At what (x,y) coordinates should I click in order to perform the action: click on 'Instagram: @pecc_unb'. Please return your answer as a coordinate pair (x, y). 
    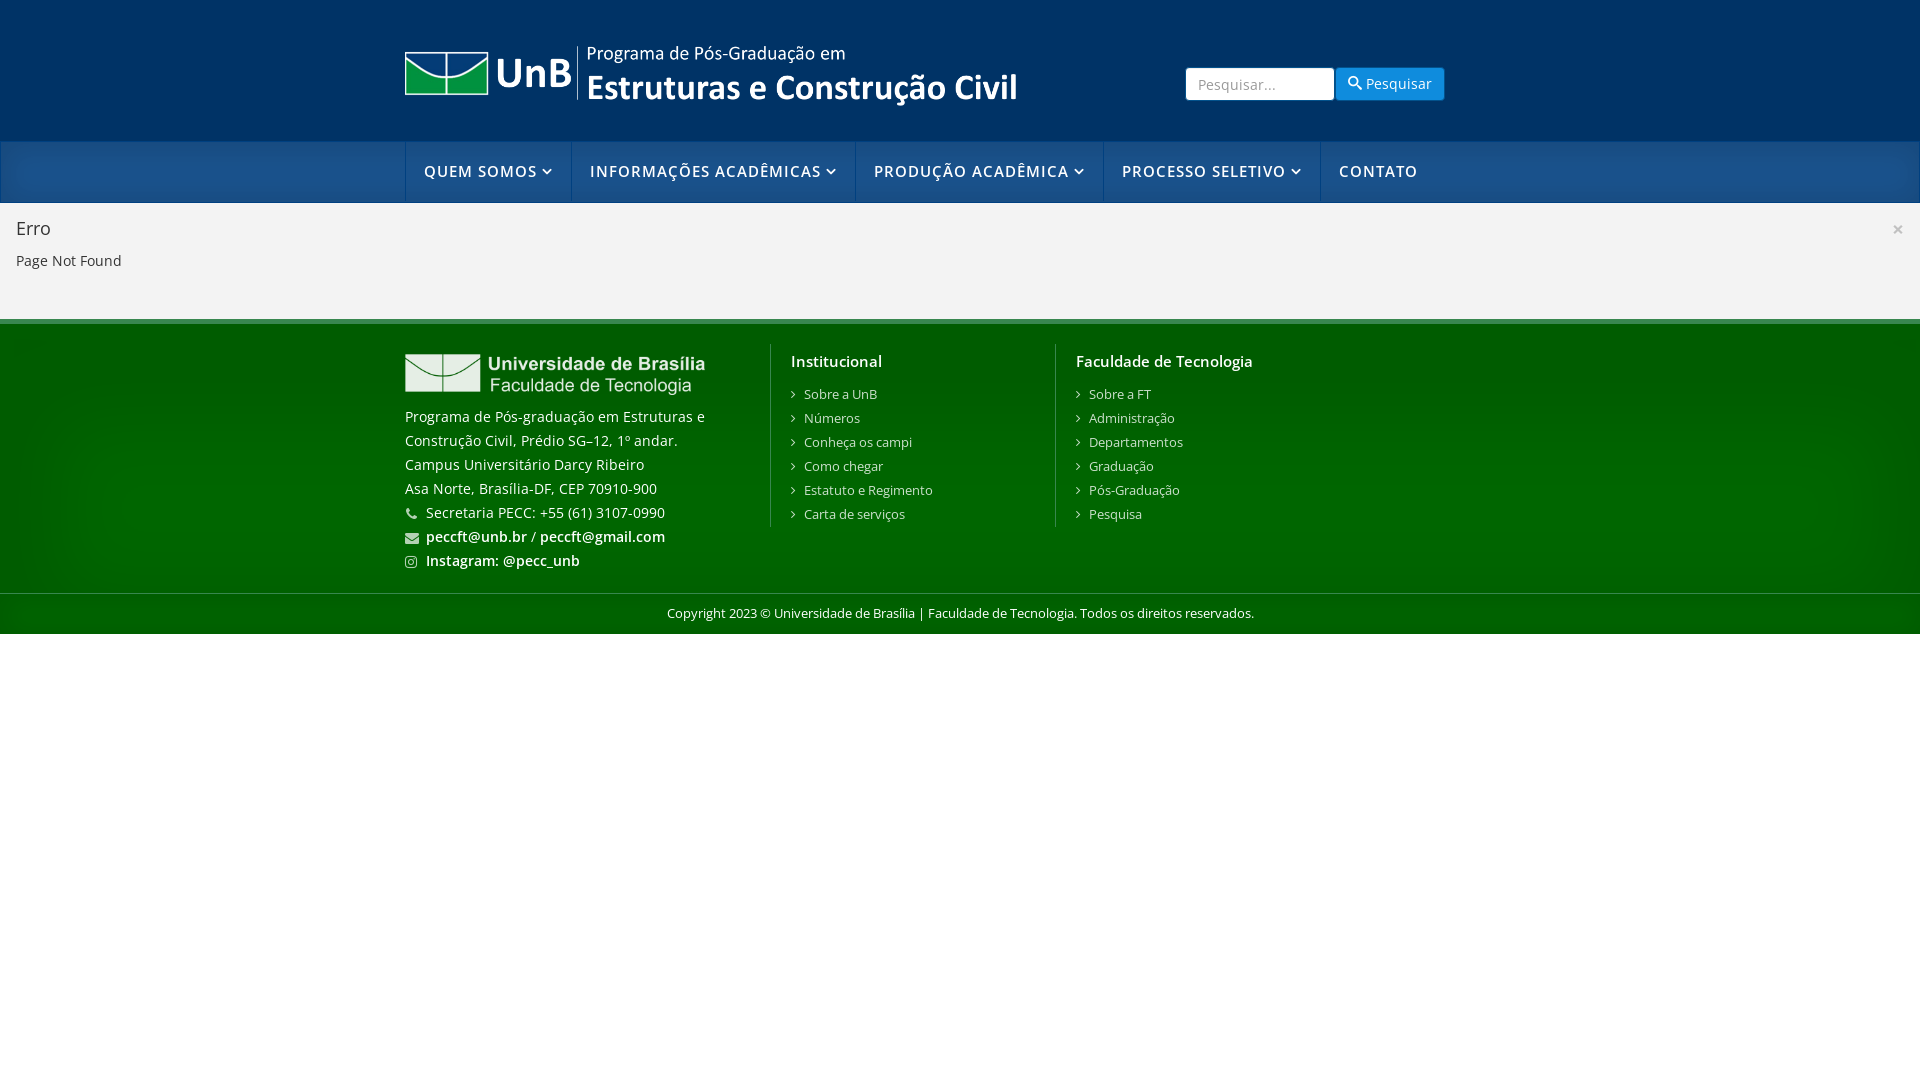
    Looking at the image, I should click on (503, 560).